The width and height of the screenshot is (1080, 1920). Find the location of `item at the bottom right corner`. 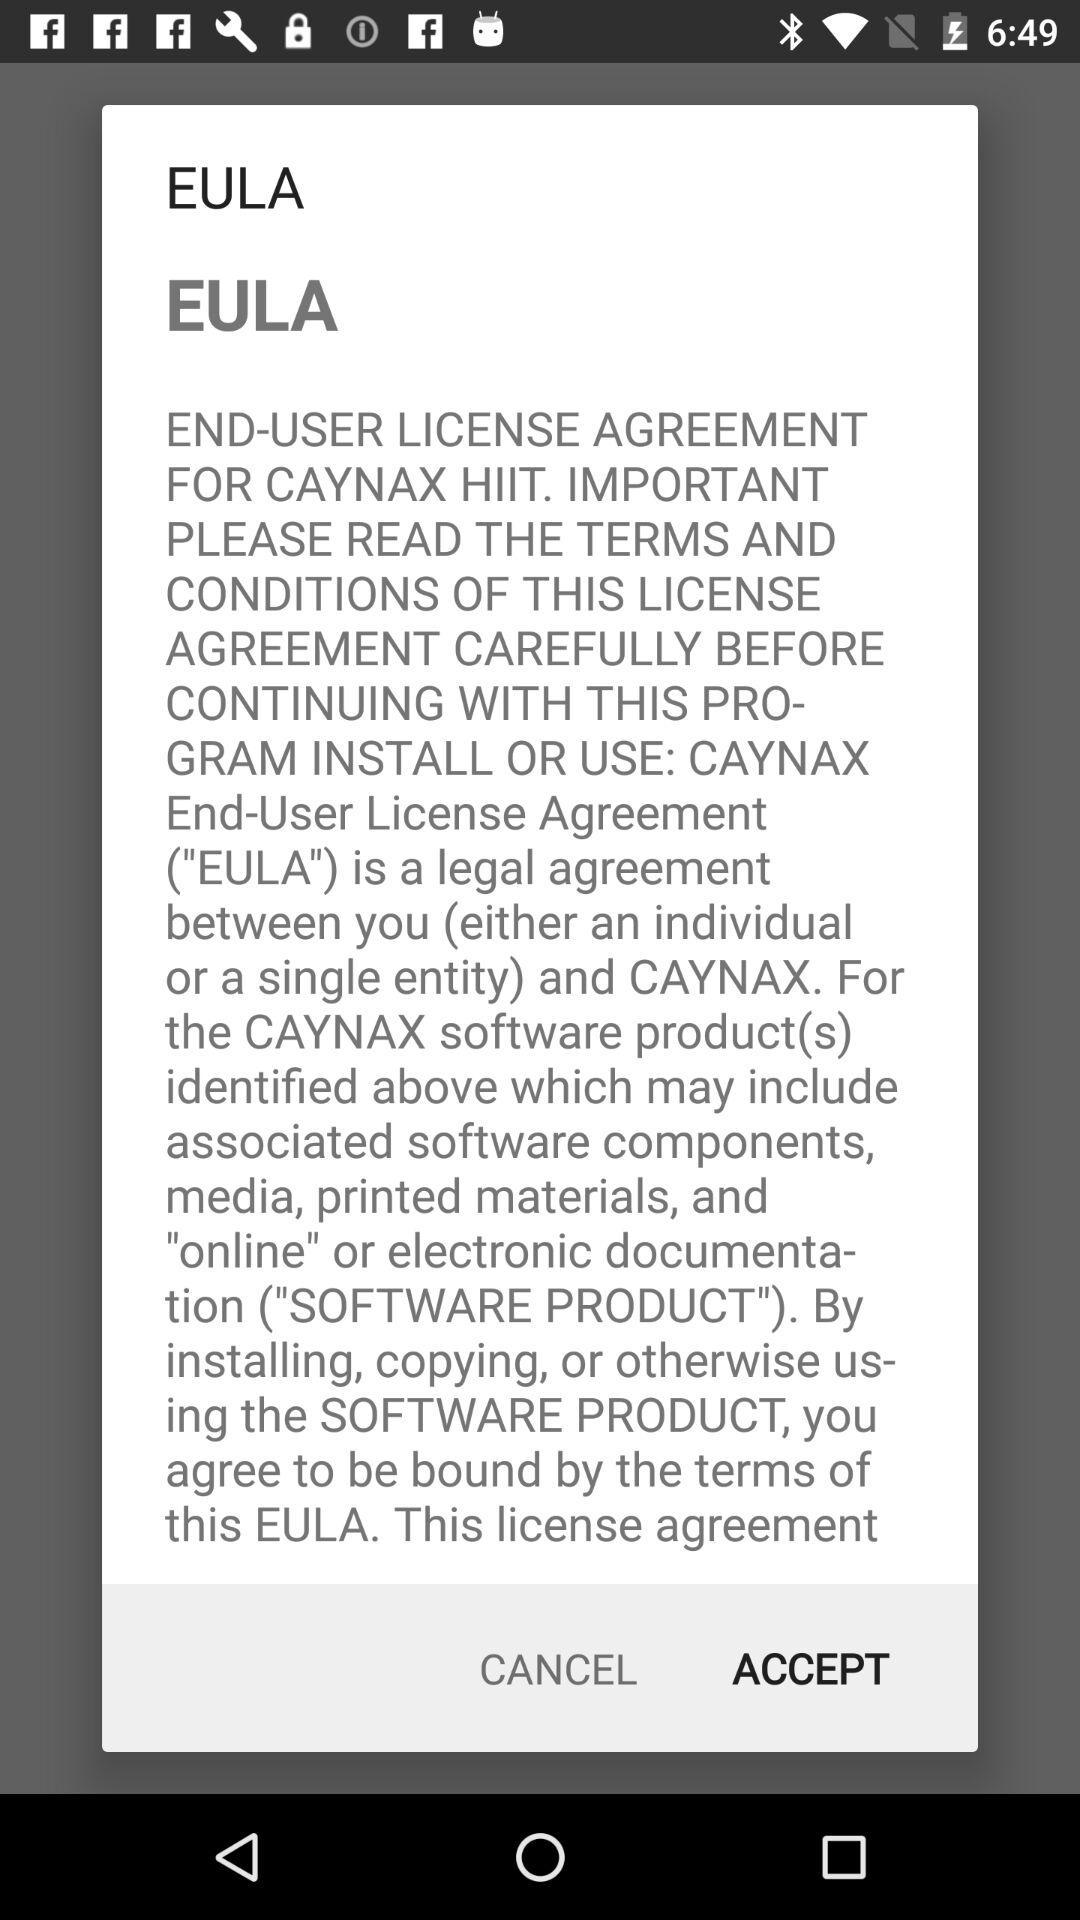

item at the bottom right corner is located at coordinates (810, 1668).